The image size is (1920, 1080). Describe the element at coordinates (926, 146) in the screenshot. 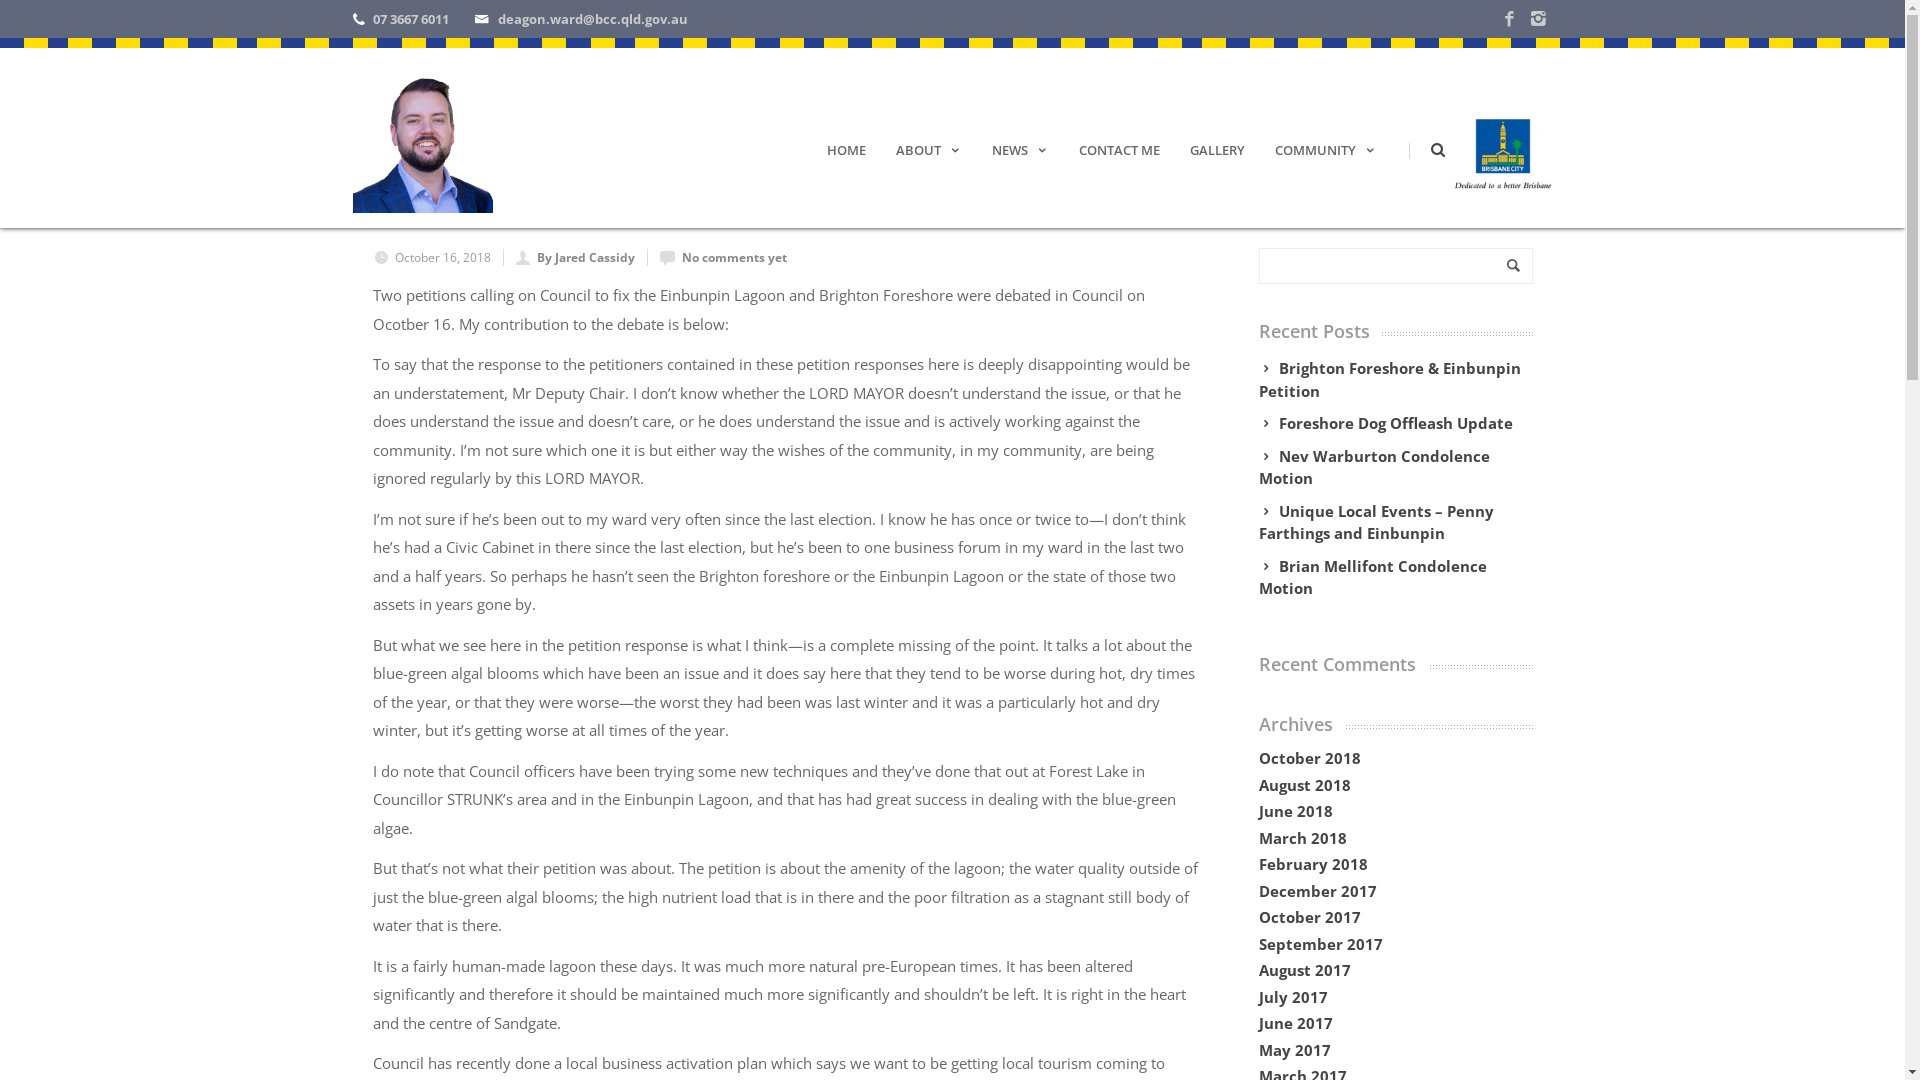

I see `'ABOUT'` at that location.